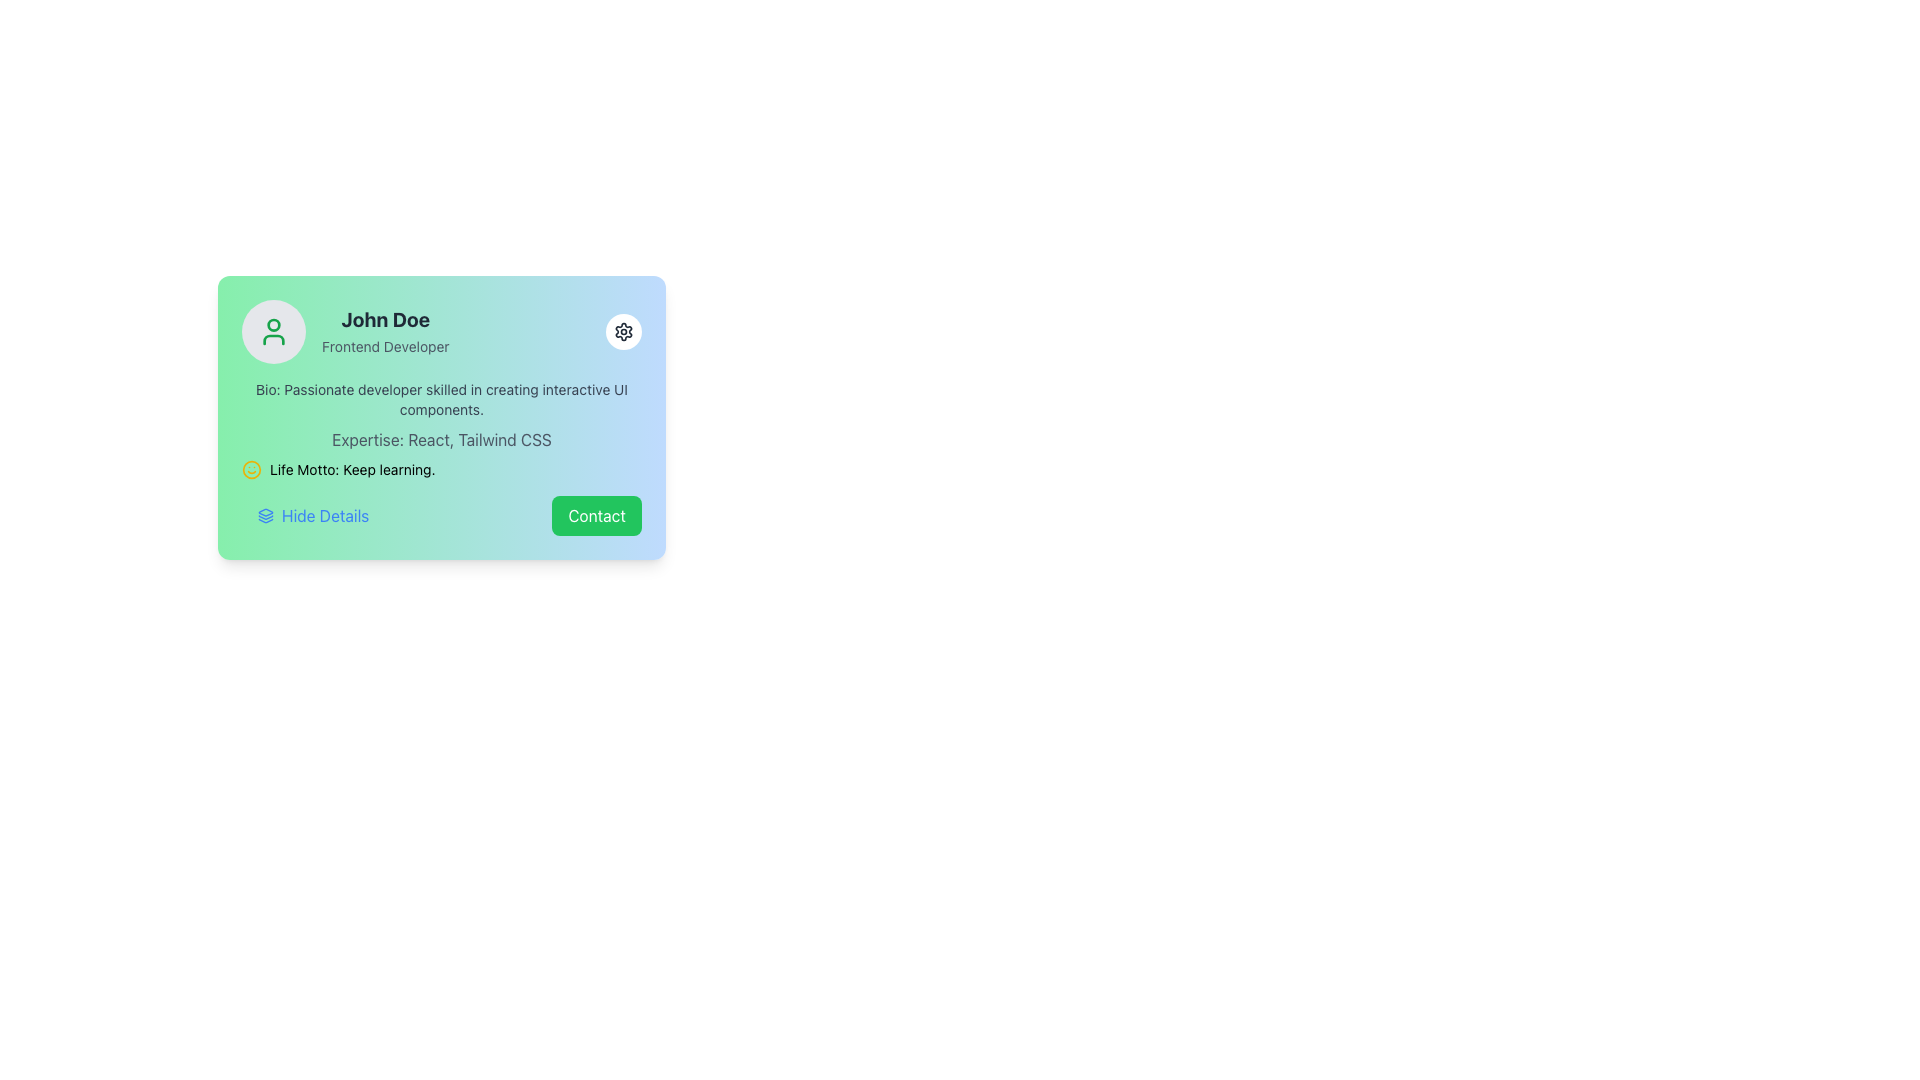 The height and width of the screenshot is (1080, 1920). What do you see at coordinates (272, 330) in the screenshot?
I see `the Avatar component located in the top-left section of the profile card, adjacent to the name and role labels` at bounding box center [272, 330].